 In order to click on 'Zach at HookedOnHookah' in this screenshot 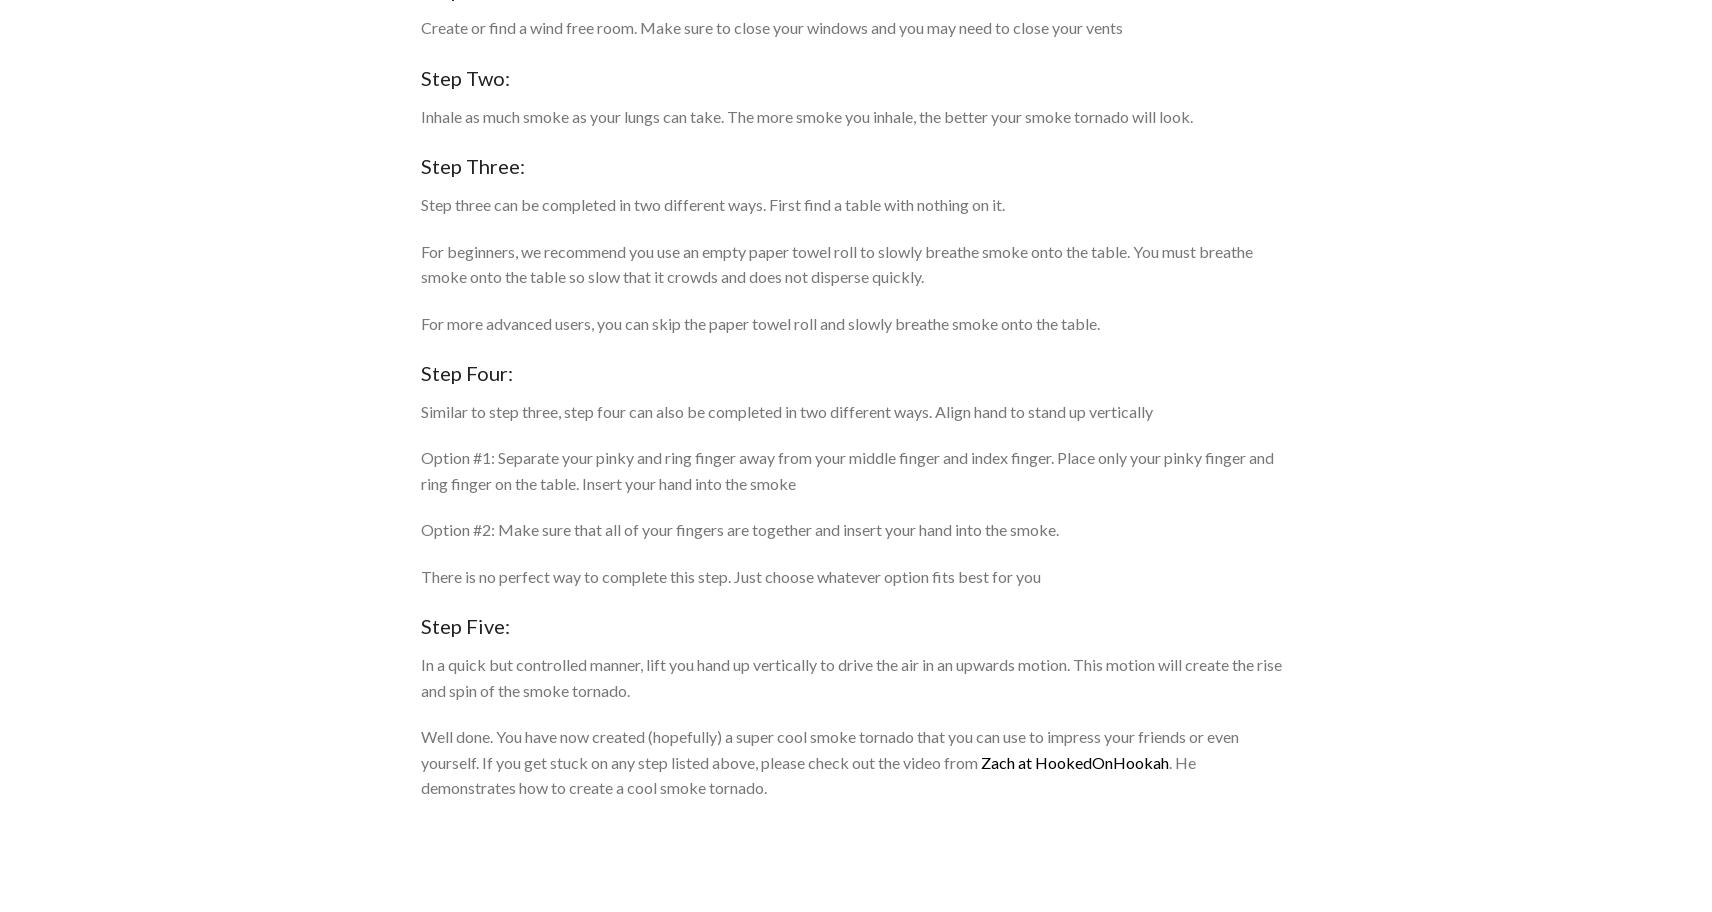, I will do `click(1074, 761)`.